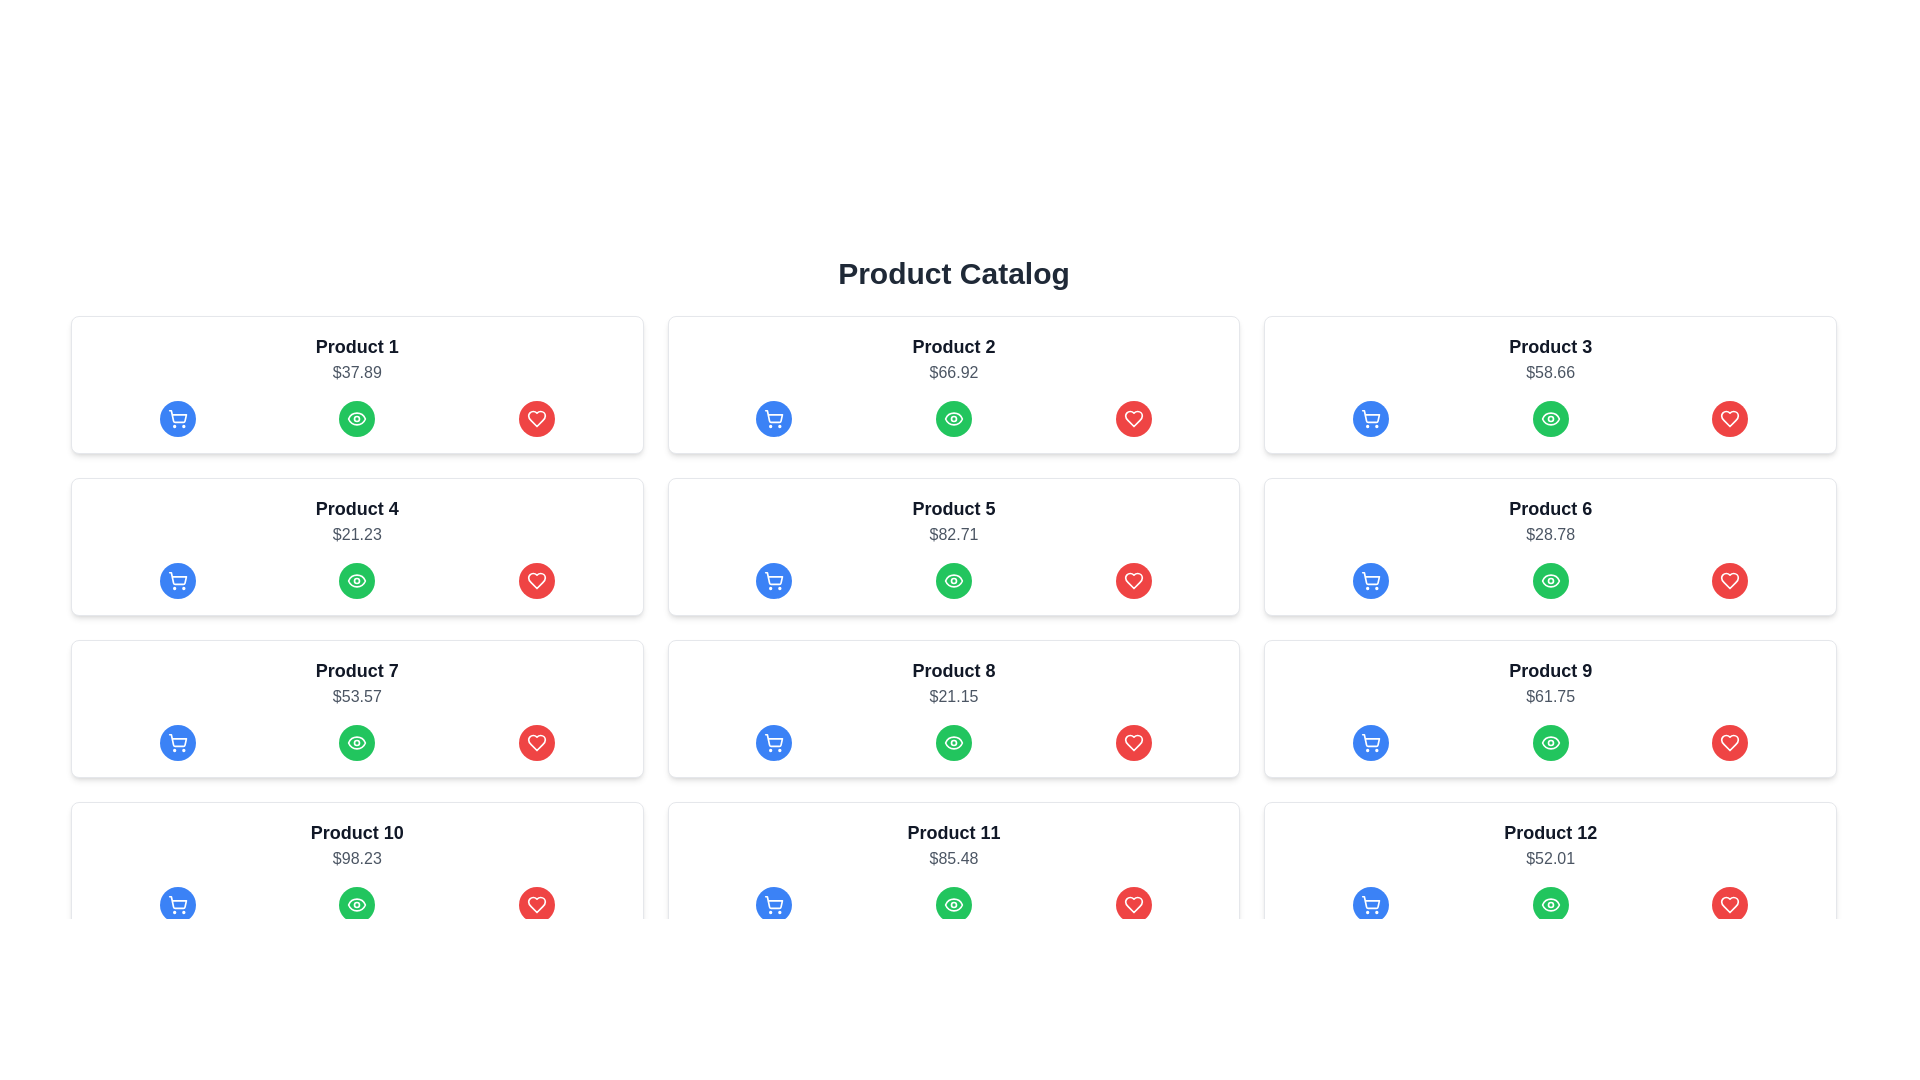 This screenshot has width=1920, height=1080. I want to click on the blue circular button with a white shopping cart icon, so click(177, 581).